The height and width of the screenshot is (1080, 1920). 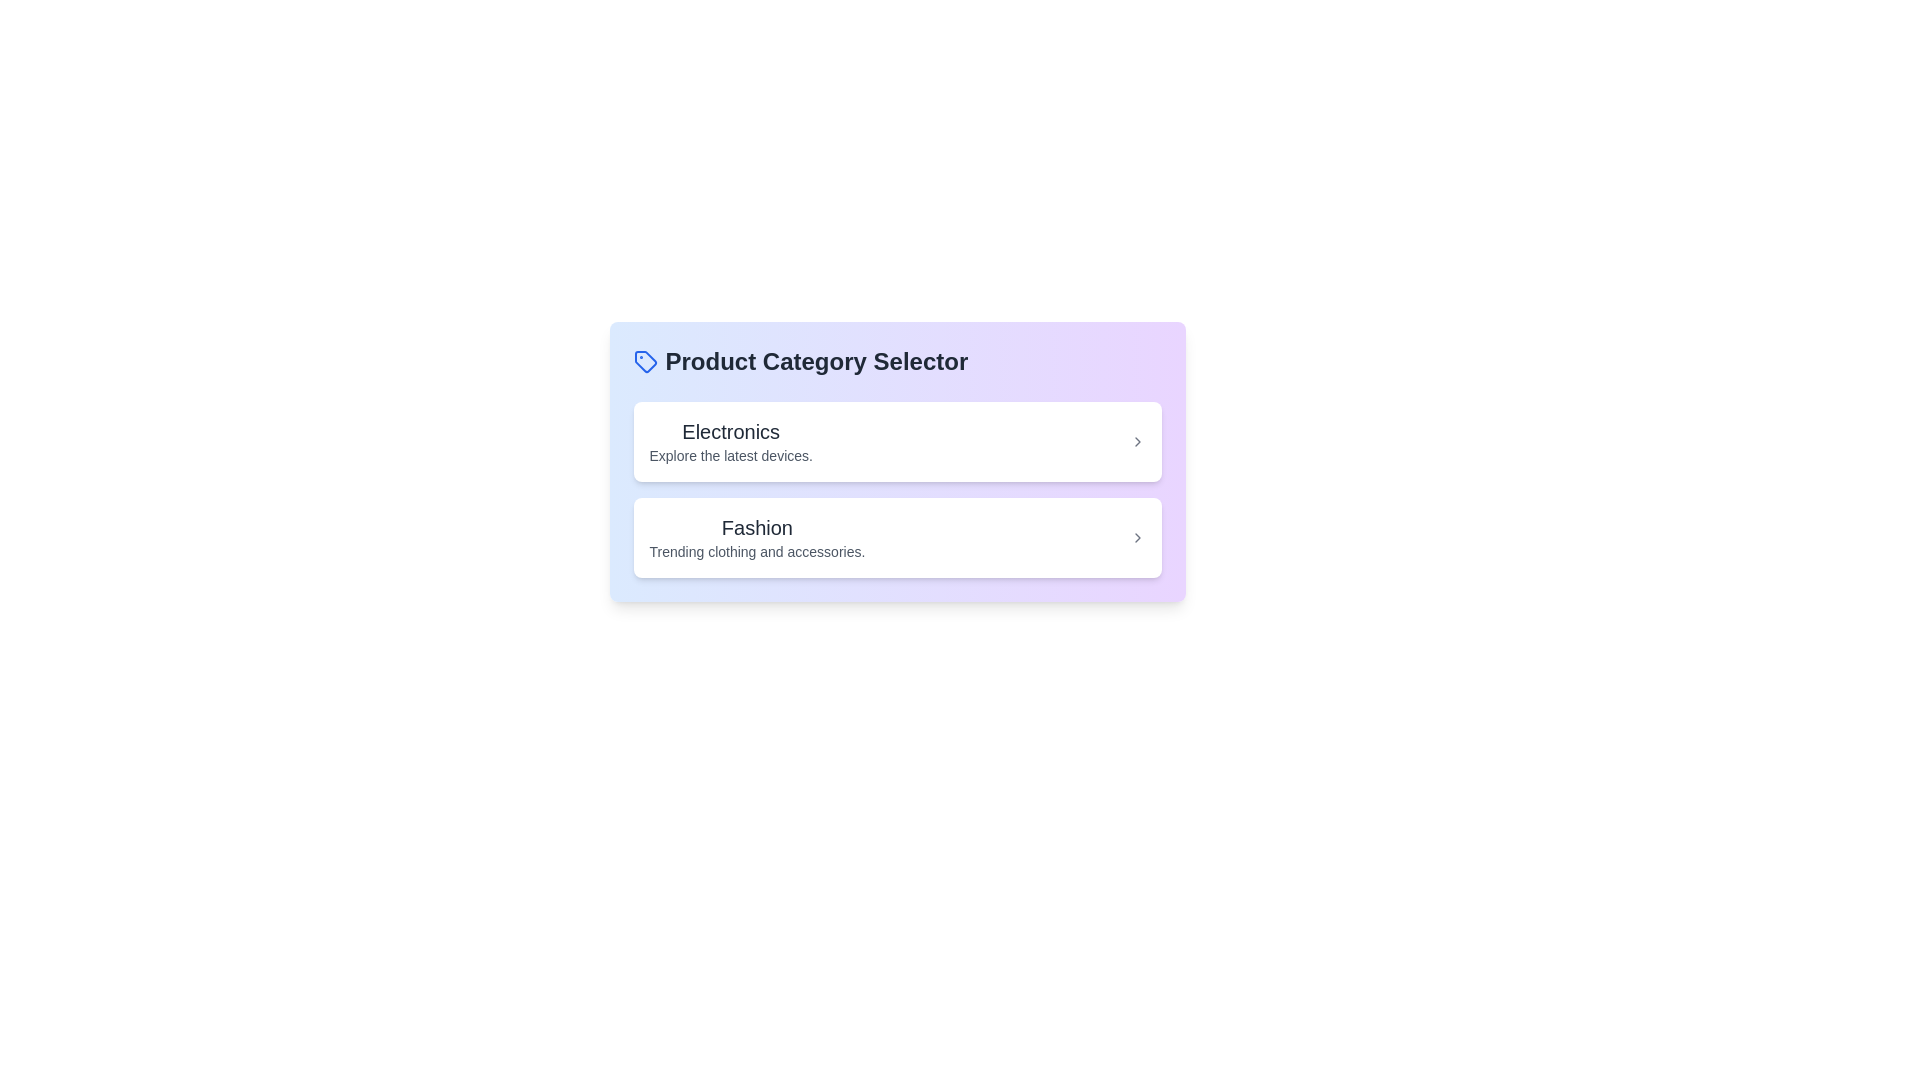 What do you see at coordinates (1137, 441) in the screenshot?
I see `the right-facing chevron icon styled with a gray color, located next to the 'Electronics Explore the latest devices.' text, aligned horizontally with the 'Electronics' category box` at bounding box center [1137, 441].